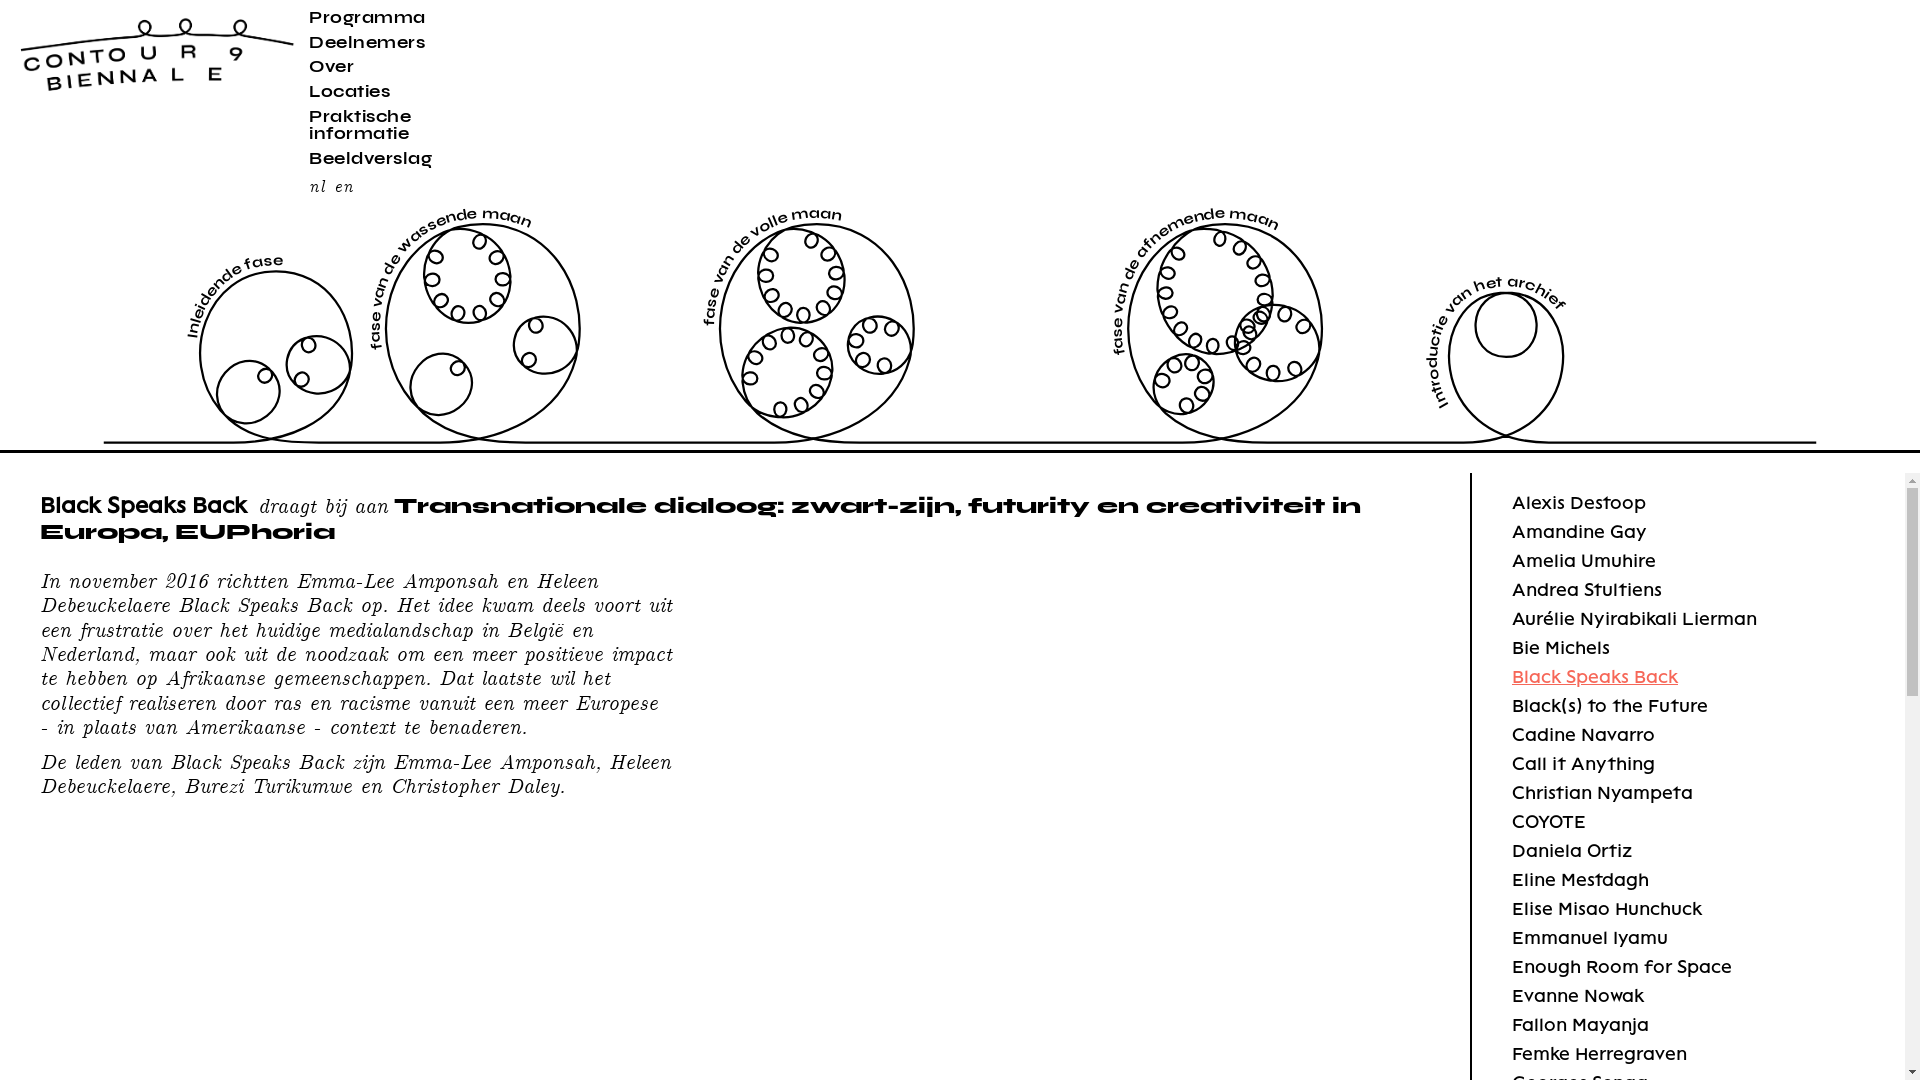  What do you see at coordinates (370, 157) in the screenshot?
I see `'Beeldverslag'` at bounding box center [370, 157].